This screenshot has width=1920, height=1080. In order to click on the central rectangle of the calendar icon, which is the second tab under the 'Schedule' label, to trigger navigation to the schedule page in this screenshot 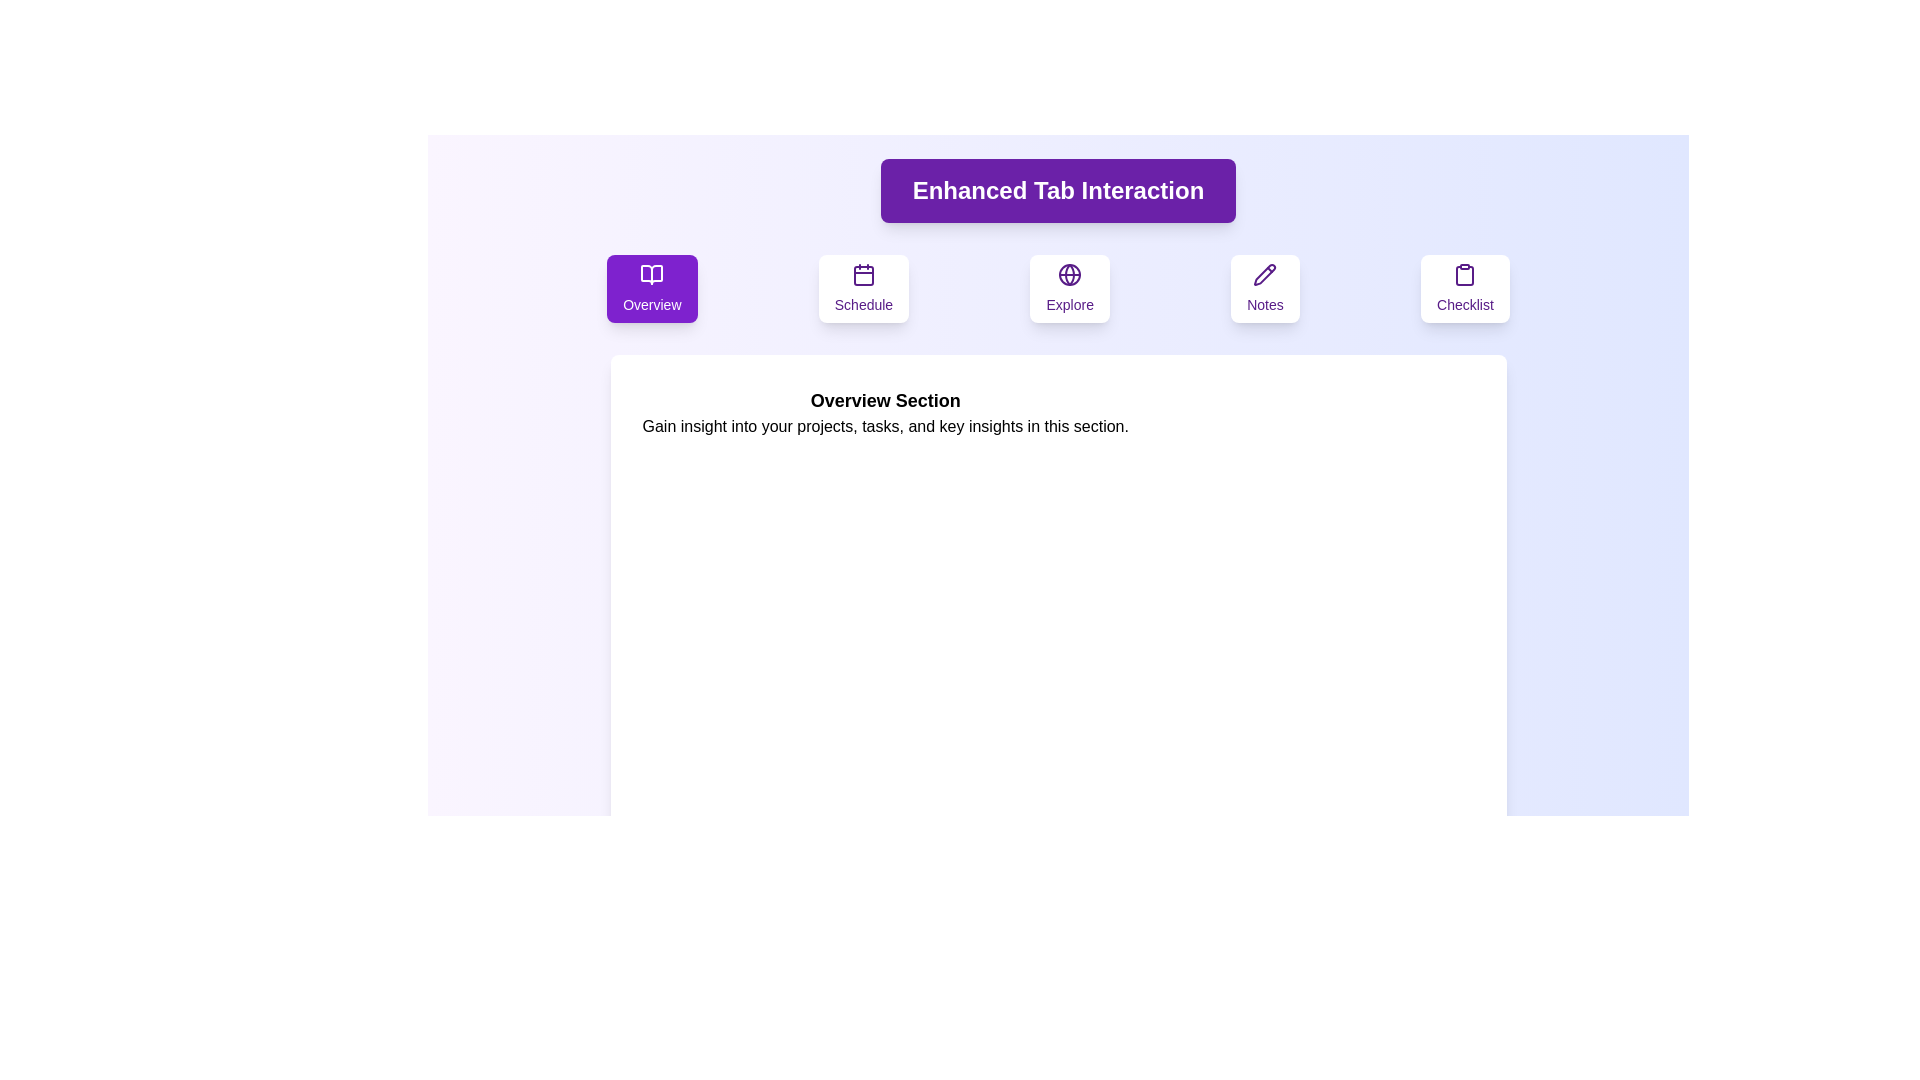, I will do `click(864, 276)`.